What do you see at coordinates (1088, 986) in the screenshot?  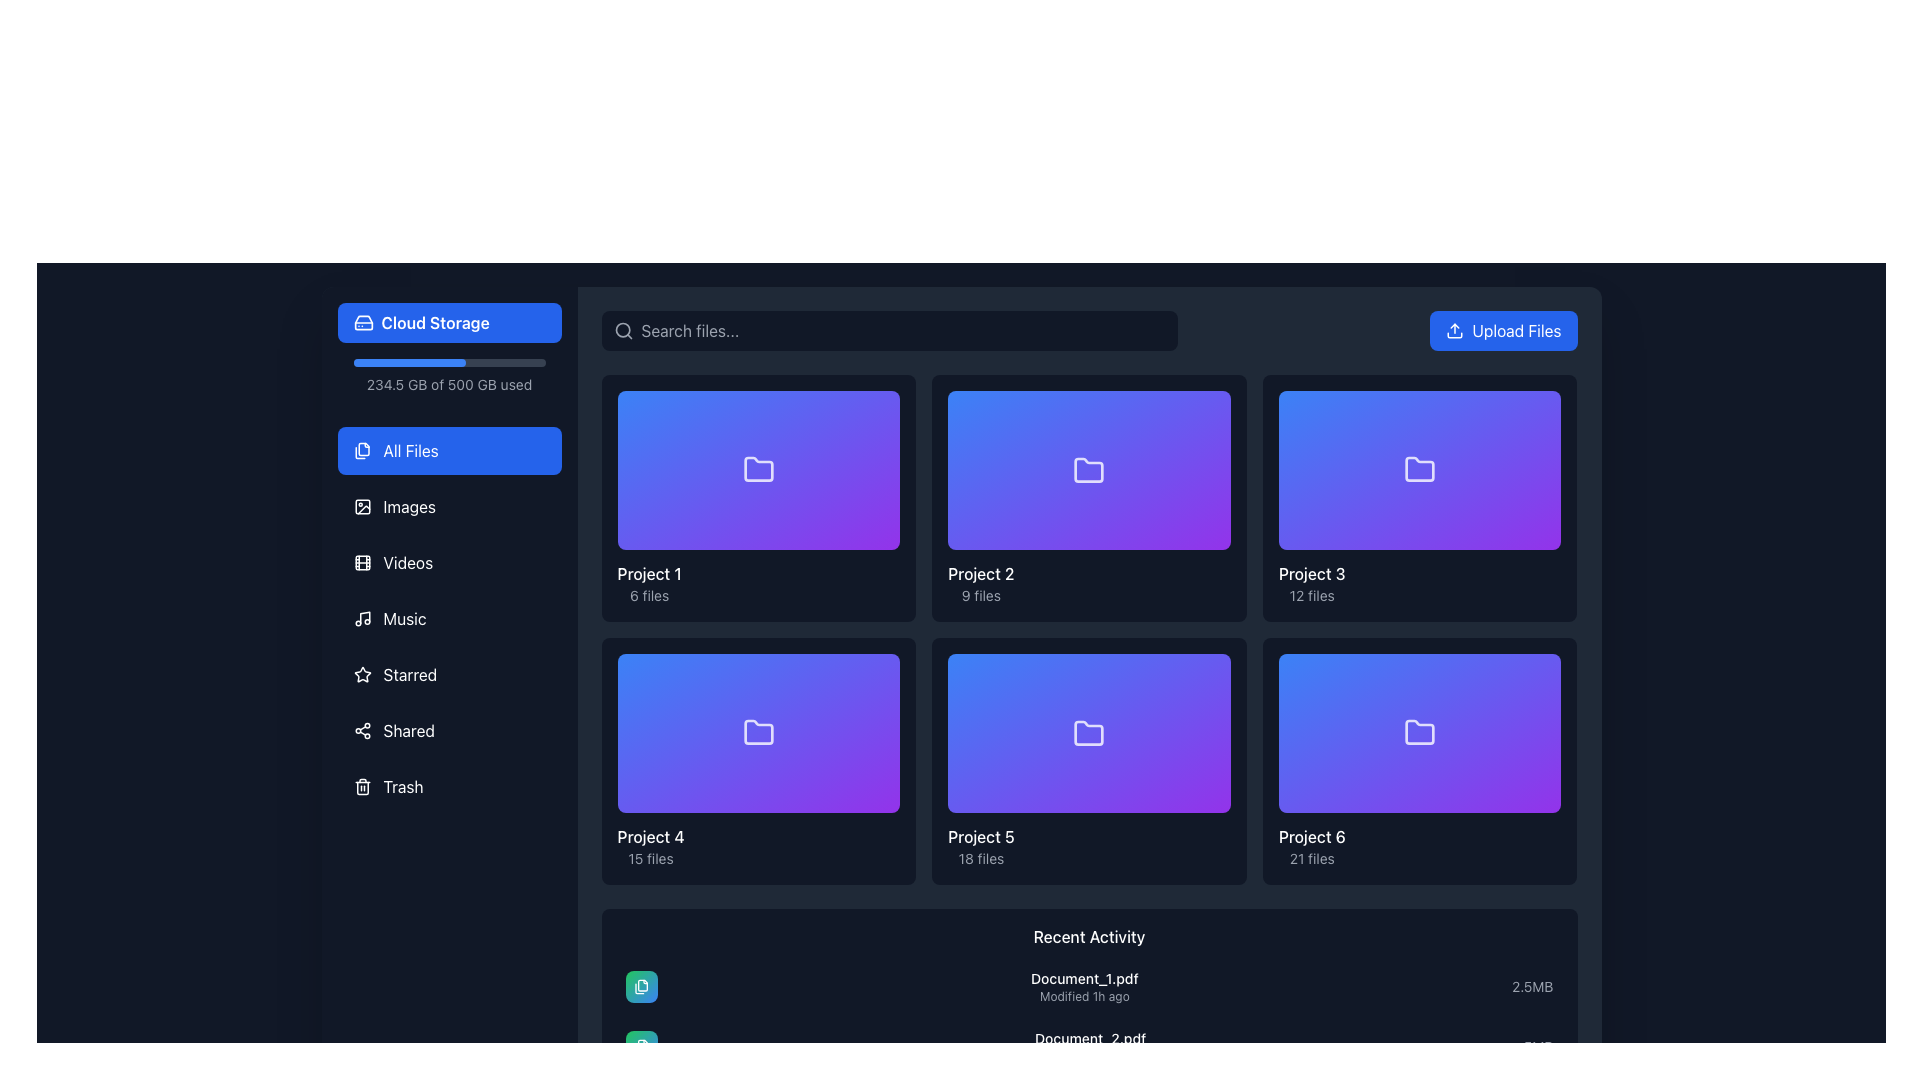 I see `the filename 'Document_1.pdf' in the first list item of the file activity log` at bounding box center [1088, 986].